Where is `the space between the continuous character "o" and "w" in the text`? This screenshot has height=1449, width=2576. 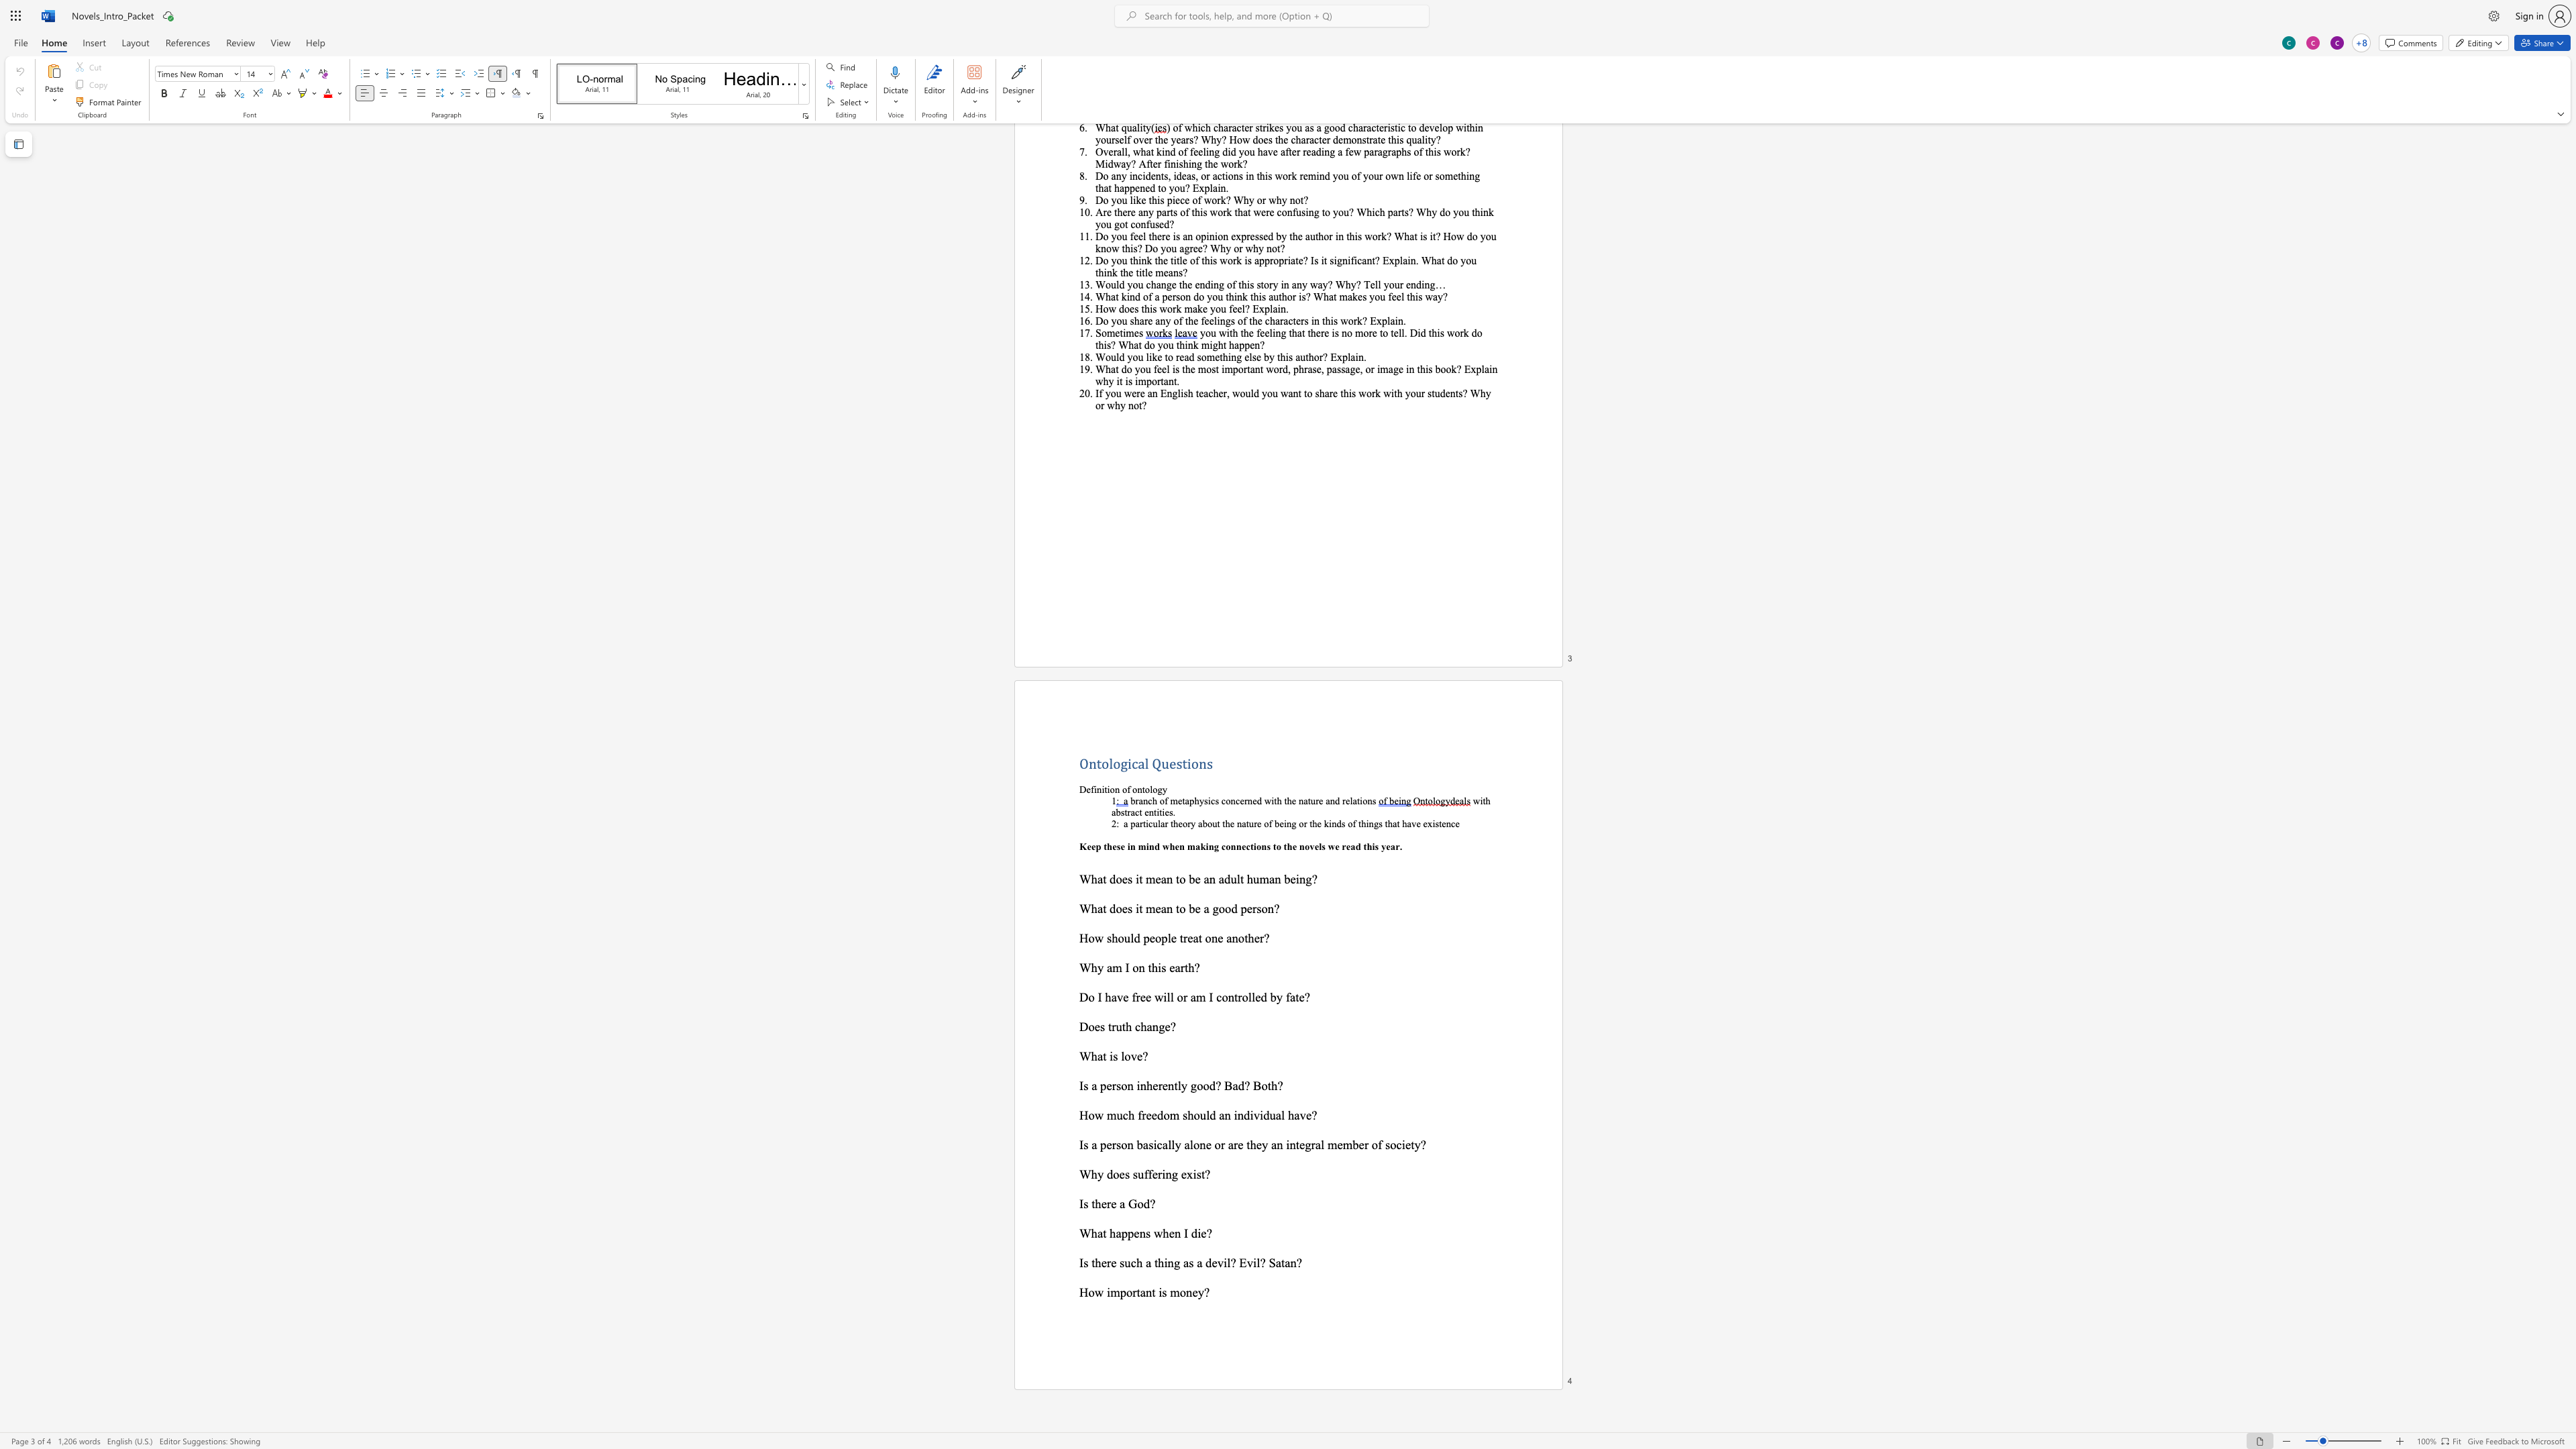 the space between the continuous character "o" and "w" in the text is located at coordinates (1095, 937).